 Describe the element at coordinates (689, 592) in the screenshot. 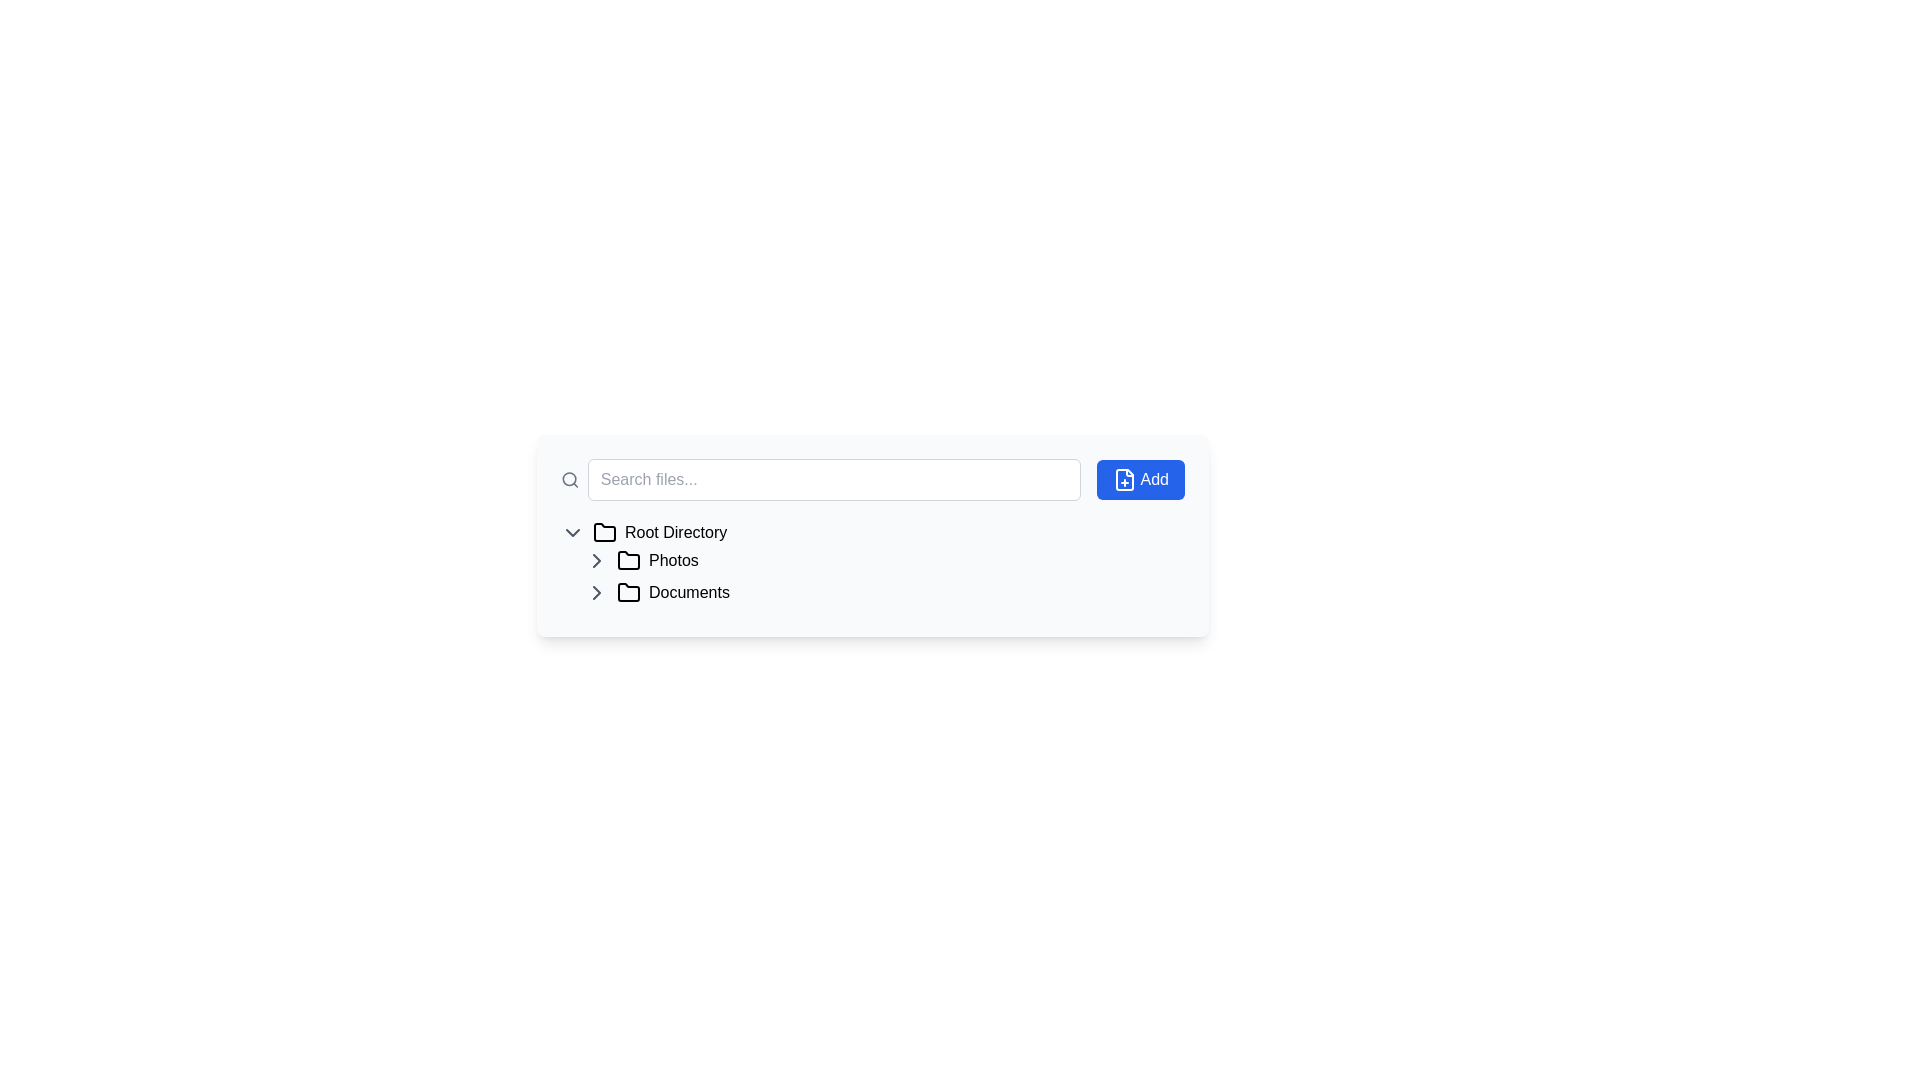

I see `the non-interactive 'Documents' text label in the file manager, which is the third entry in the vertical list after 'Root Directory' and 'Photos'` at that location.